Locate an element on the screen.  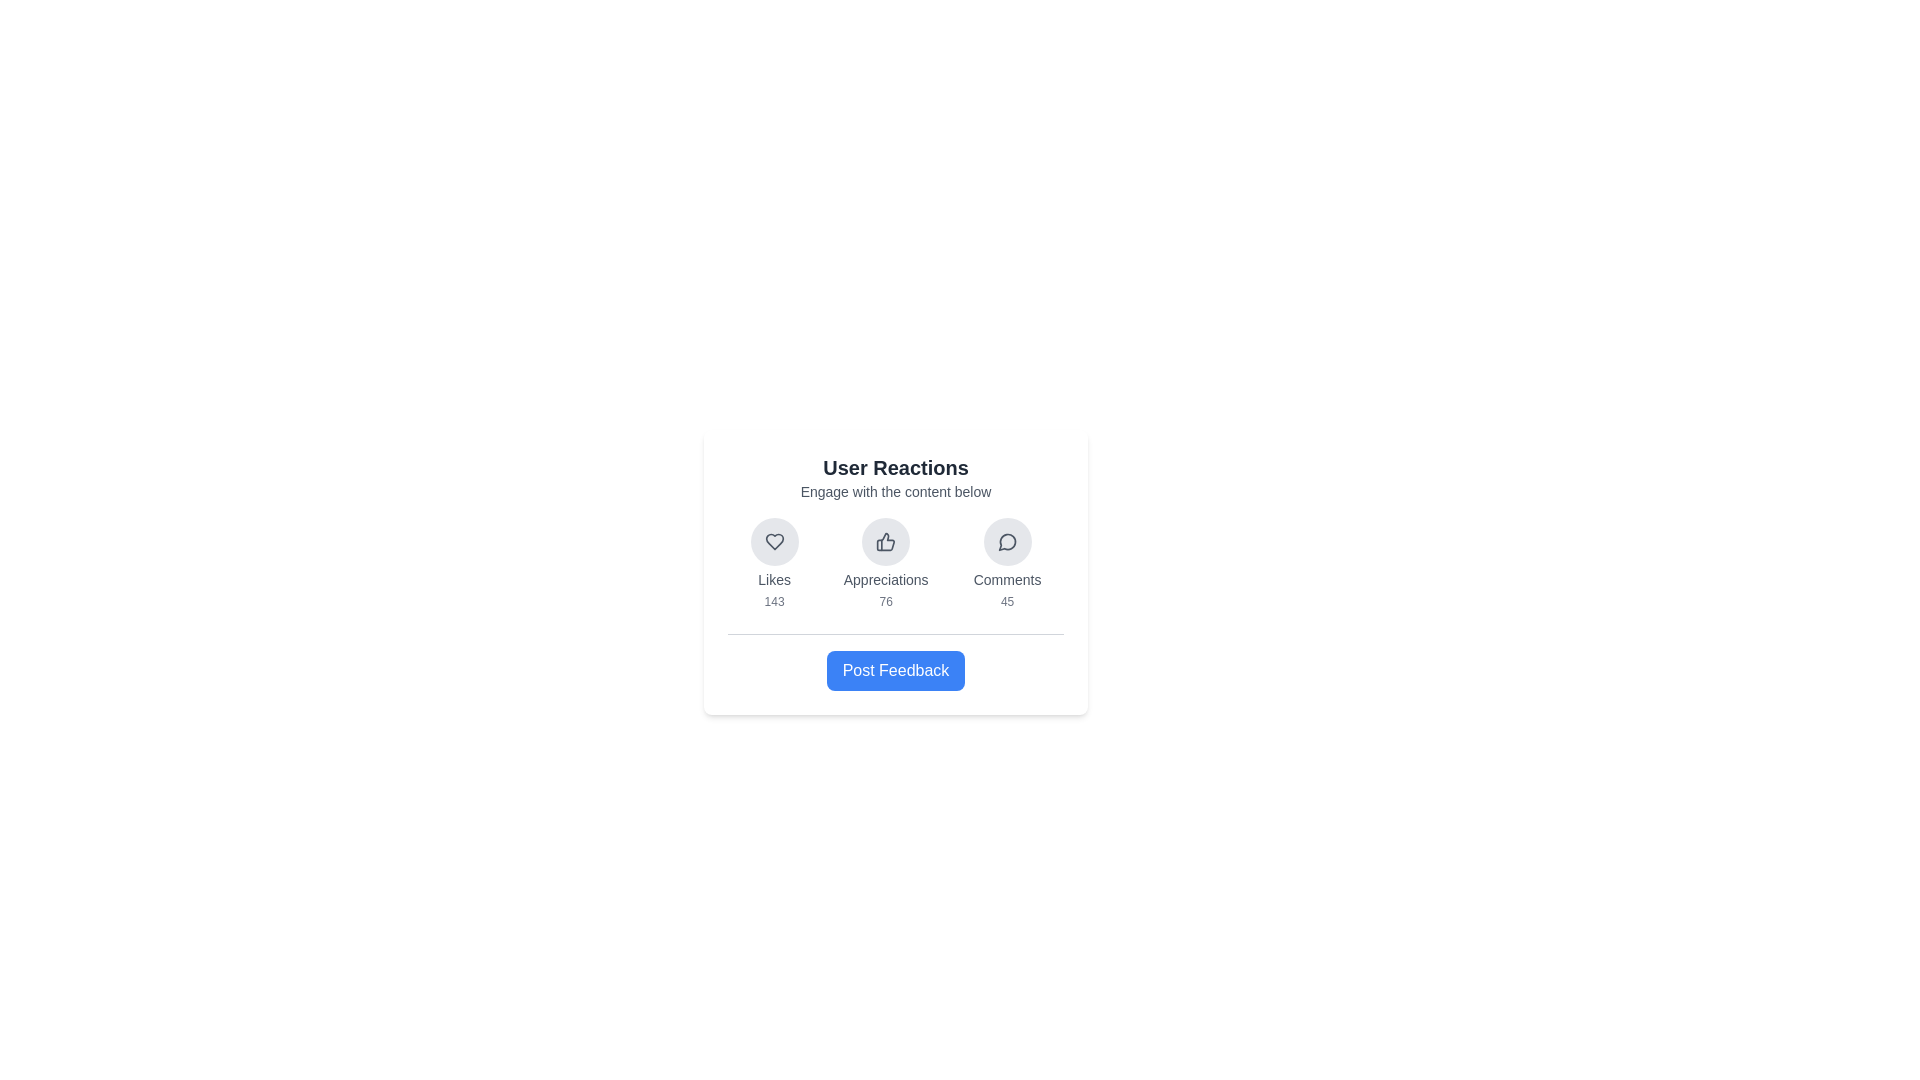
the circular button with a light gray background and a thumbs-up icon in the center is located at coordinates (885, 542).